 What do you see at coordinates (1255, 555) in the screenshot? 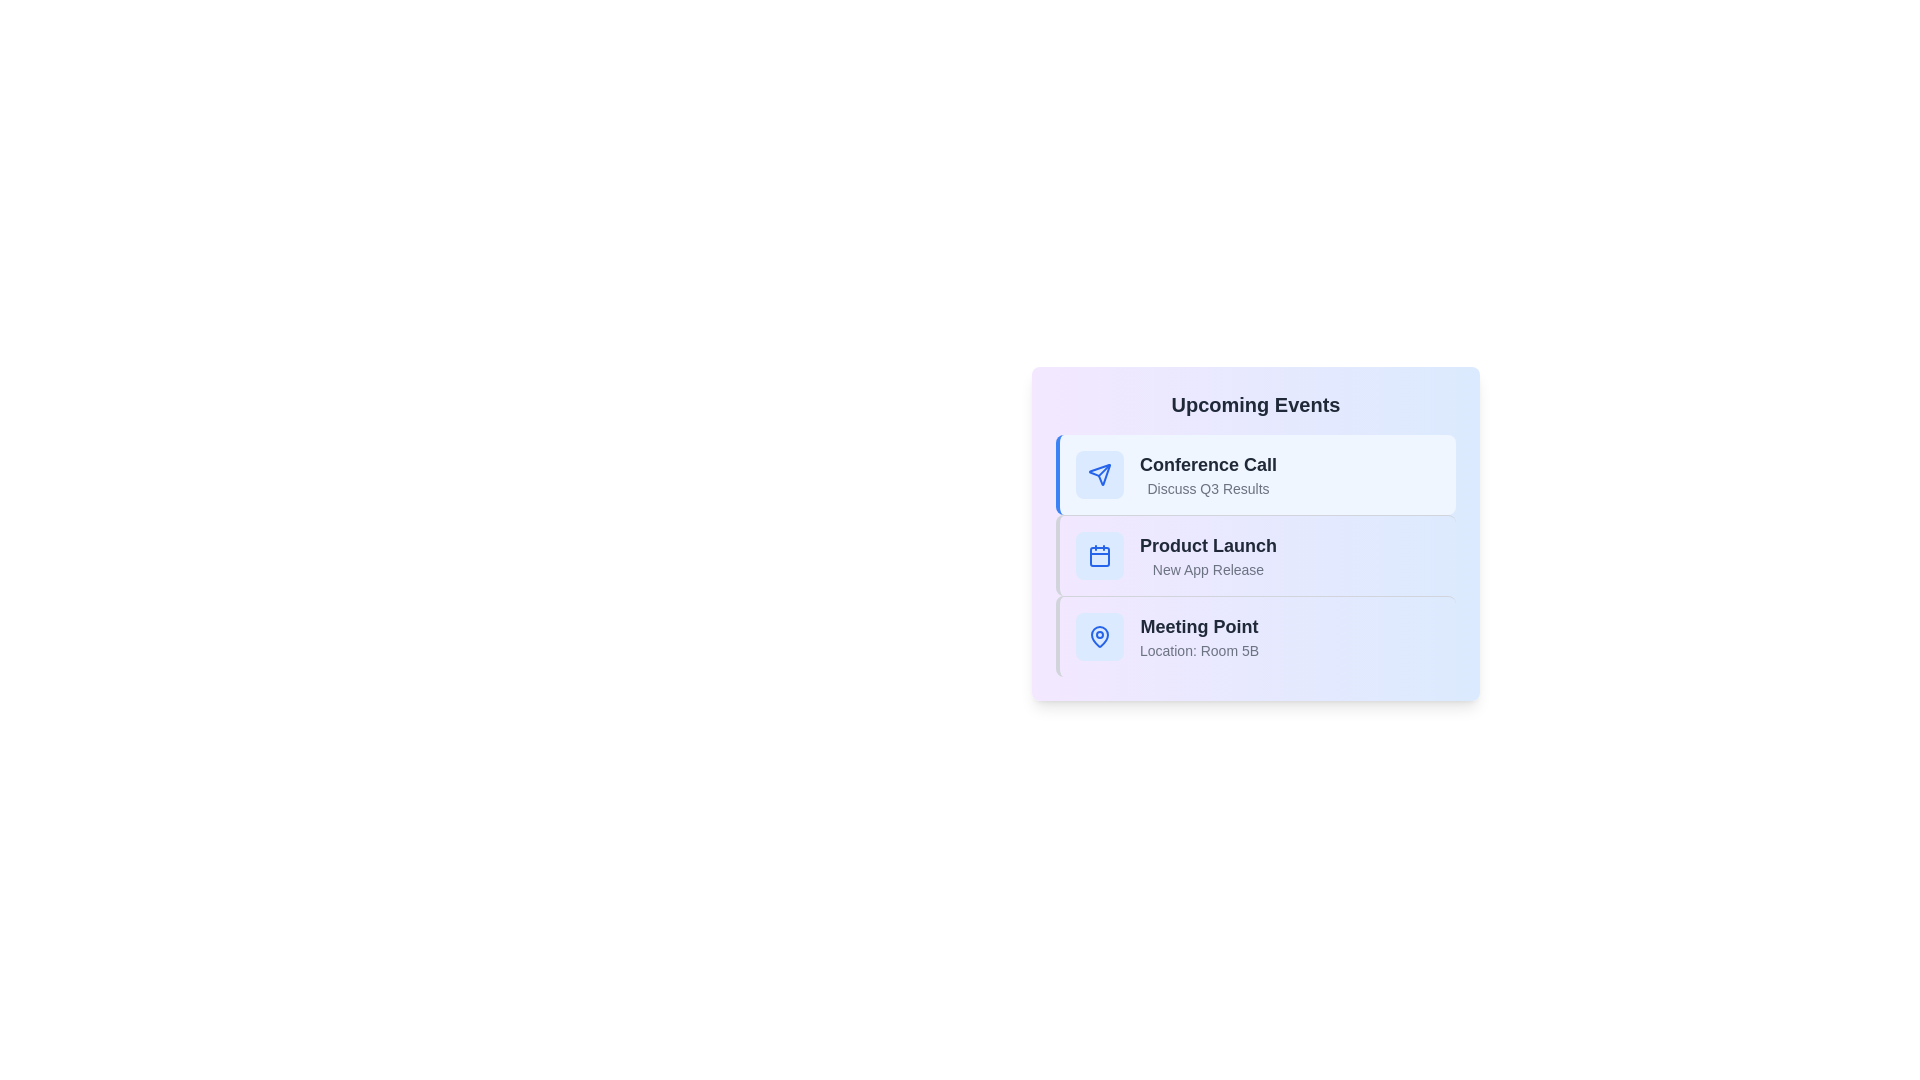
I see `the event Product Launch from the list` at bounding box center [1255, 555].